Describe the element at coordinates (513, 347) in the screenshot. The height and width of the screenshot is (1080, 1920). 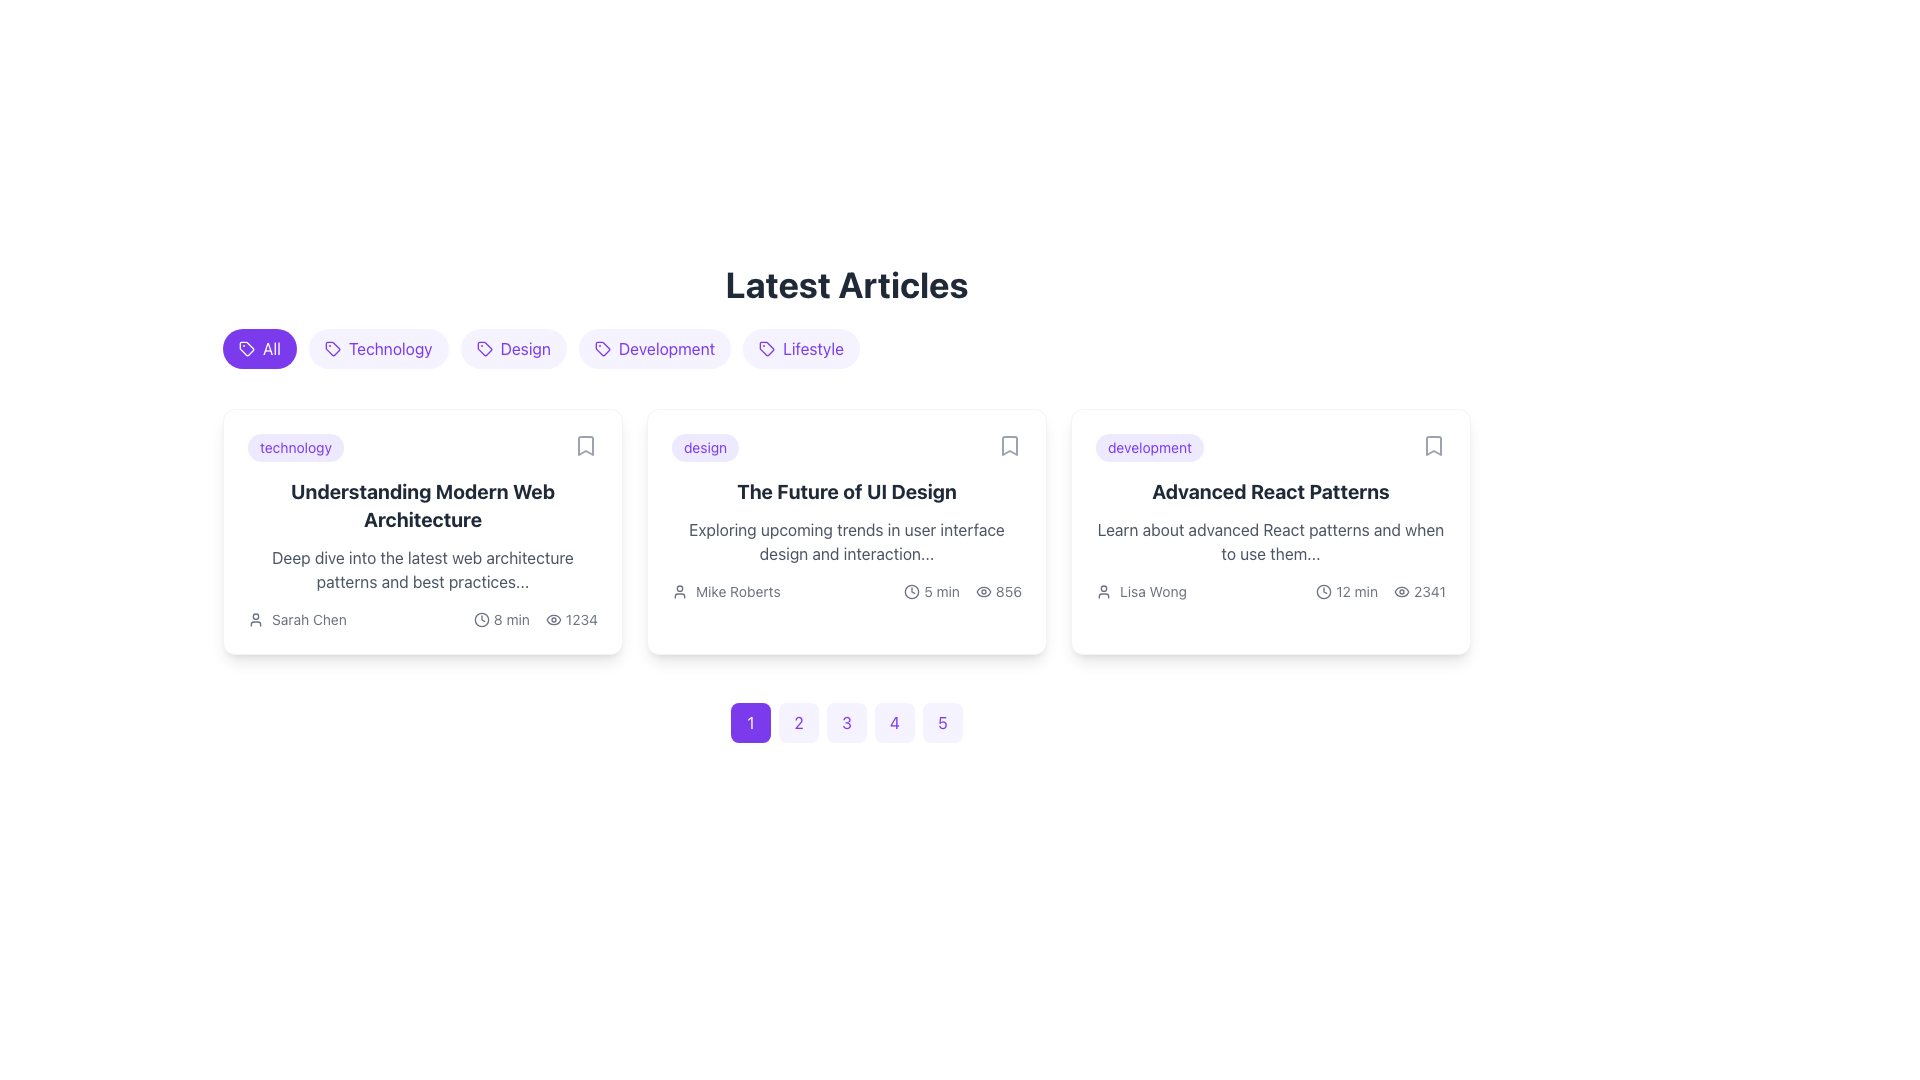
I see `the 'Design' category filter button, which is the third button in the list of category filters at the top of the content cards section` at that location.